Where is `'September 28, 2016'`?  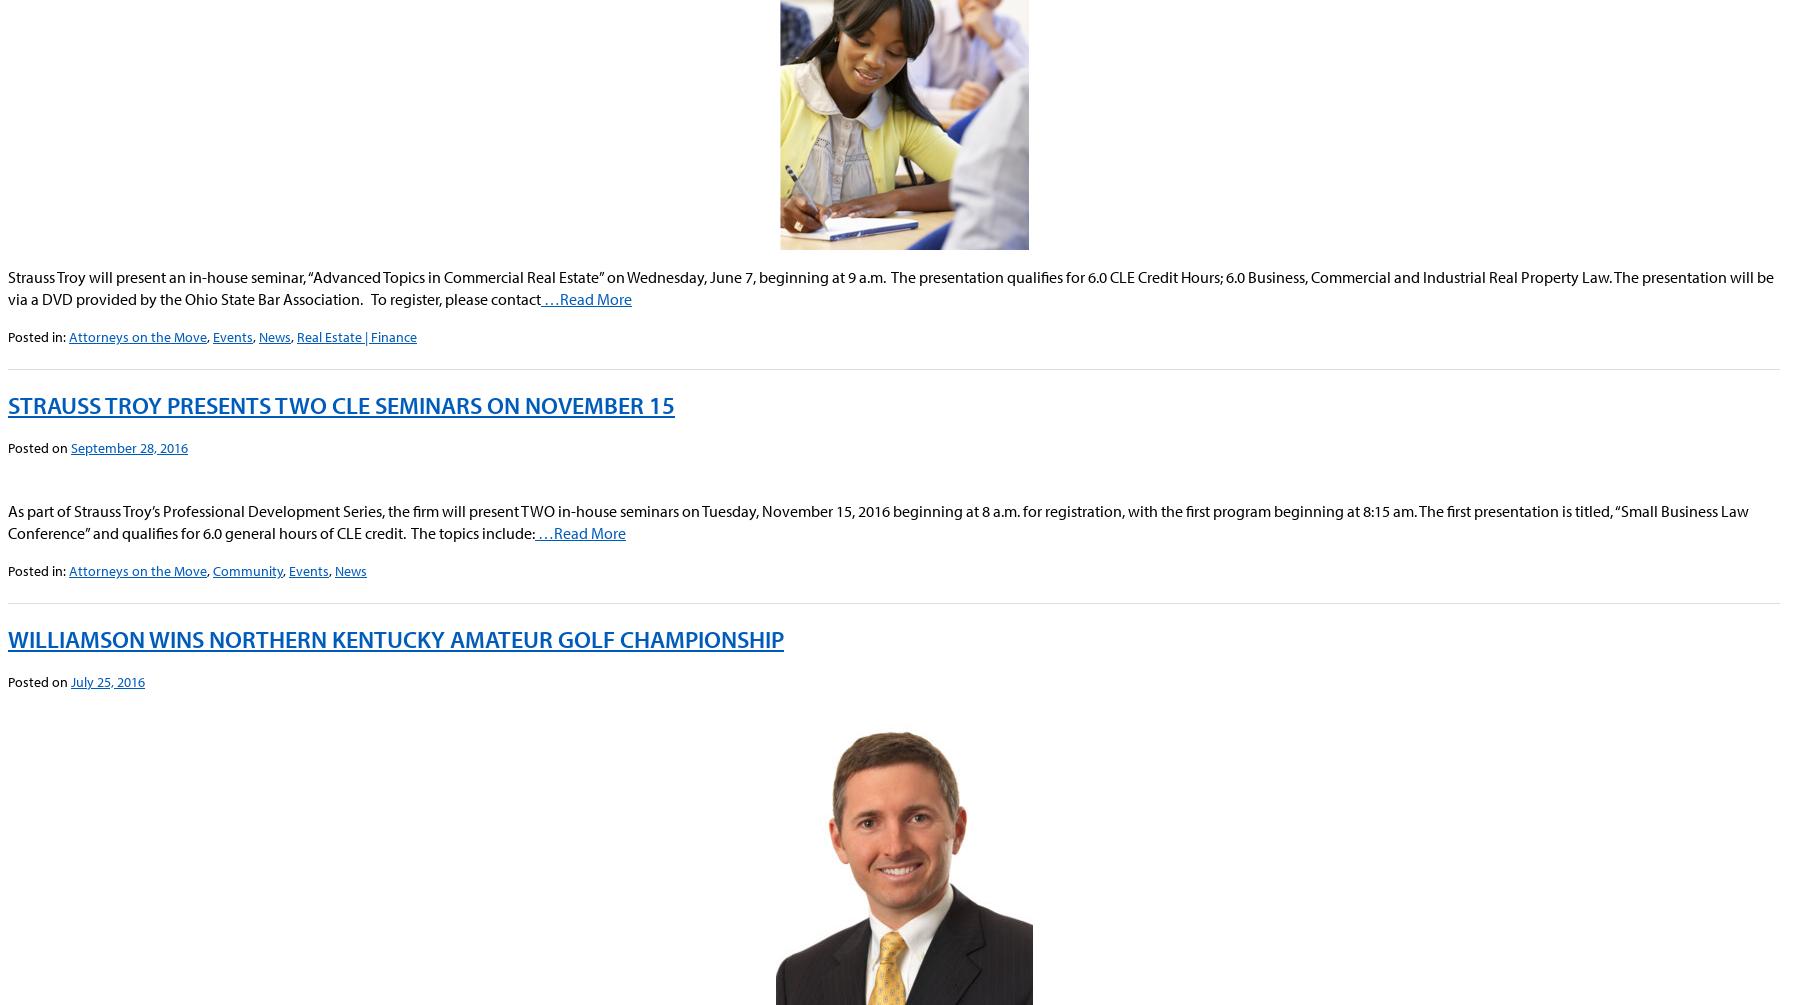
'September 28, 2016' is located at coordinates (69, 448).